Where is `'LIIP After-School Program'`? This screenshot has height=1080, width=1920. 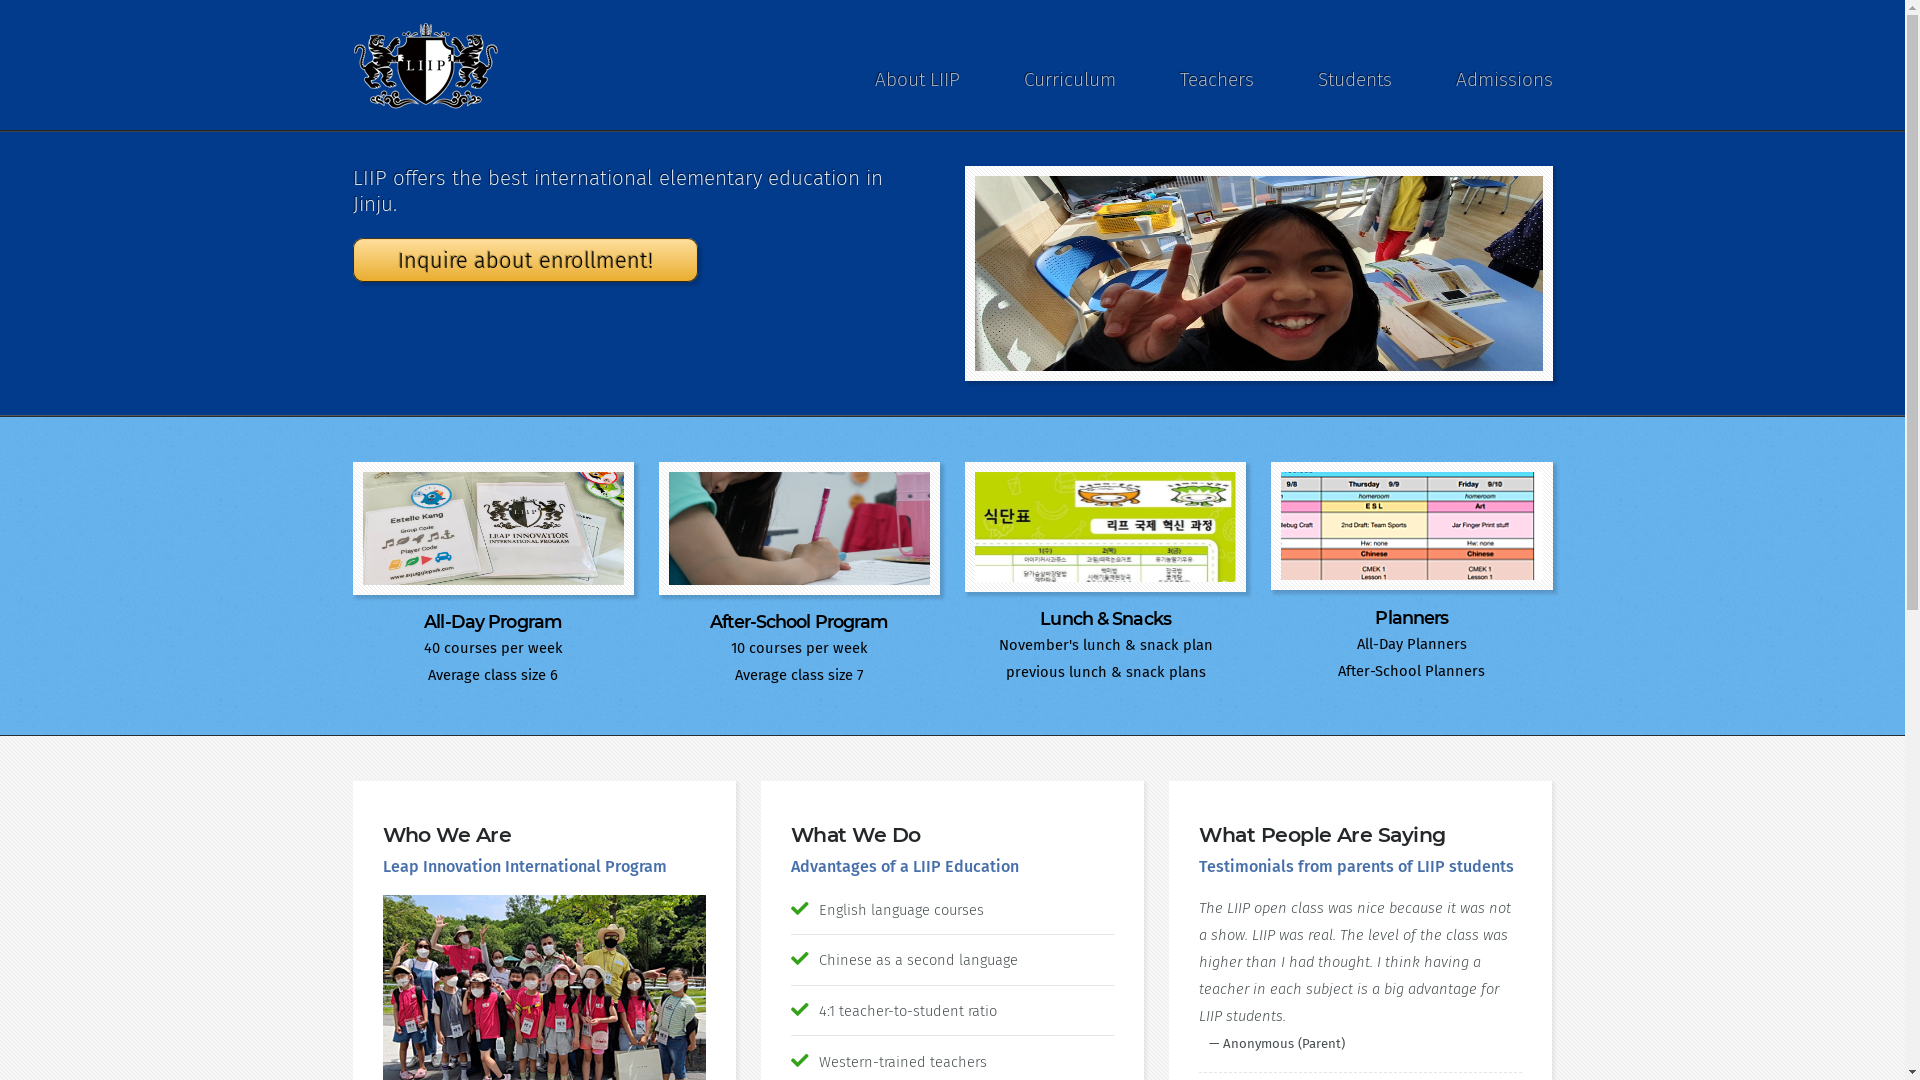
'LIIP After-School Program' is located at coordinates (798, 527).